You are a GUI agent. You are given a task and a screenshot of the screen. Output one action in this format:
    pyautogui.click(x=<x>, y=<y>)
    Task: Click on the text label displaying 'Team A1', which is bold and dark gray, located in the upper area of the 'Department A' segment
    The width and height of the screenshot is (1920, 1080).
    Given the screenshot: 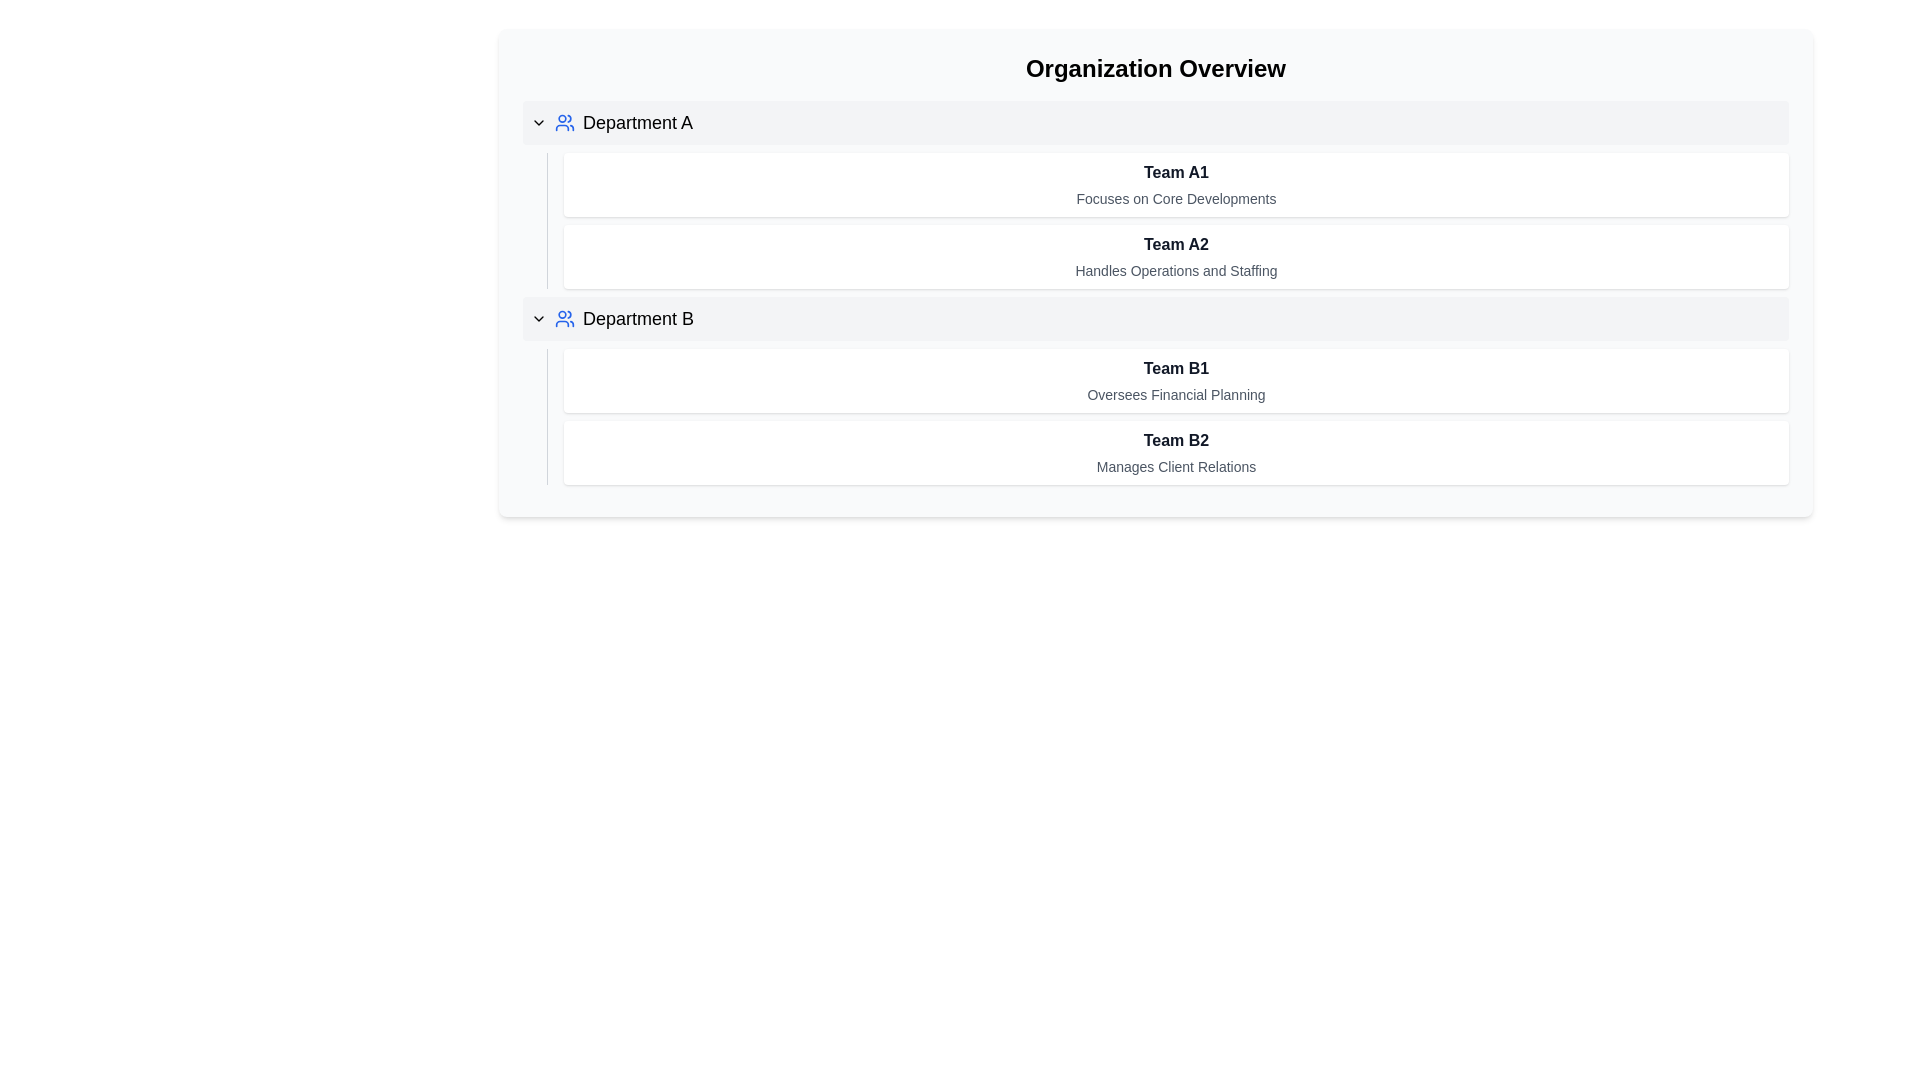 What is the action you would take?
    pyautogui.click(x=1176, y=172)
    